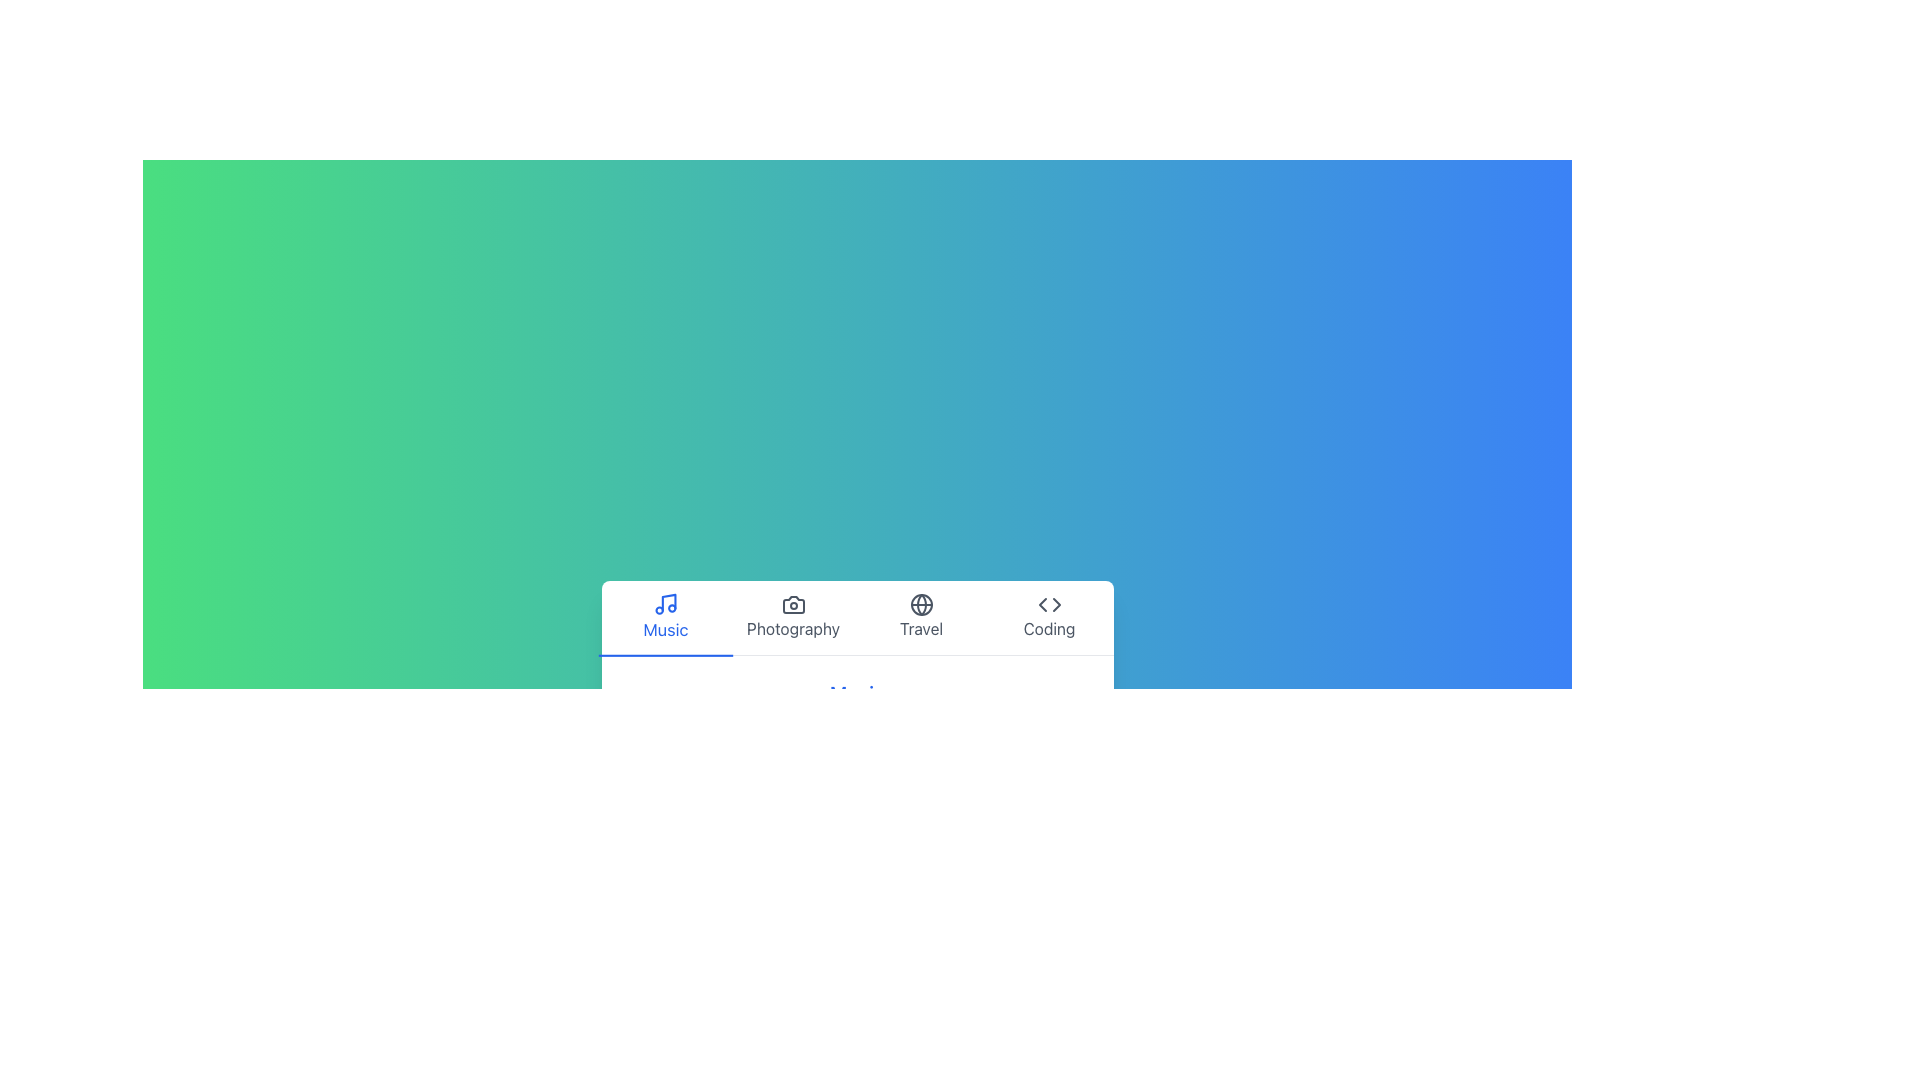  I want to click on the 'Travel' navigation button, so click(920, 616).